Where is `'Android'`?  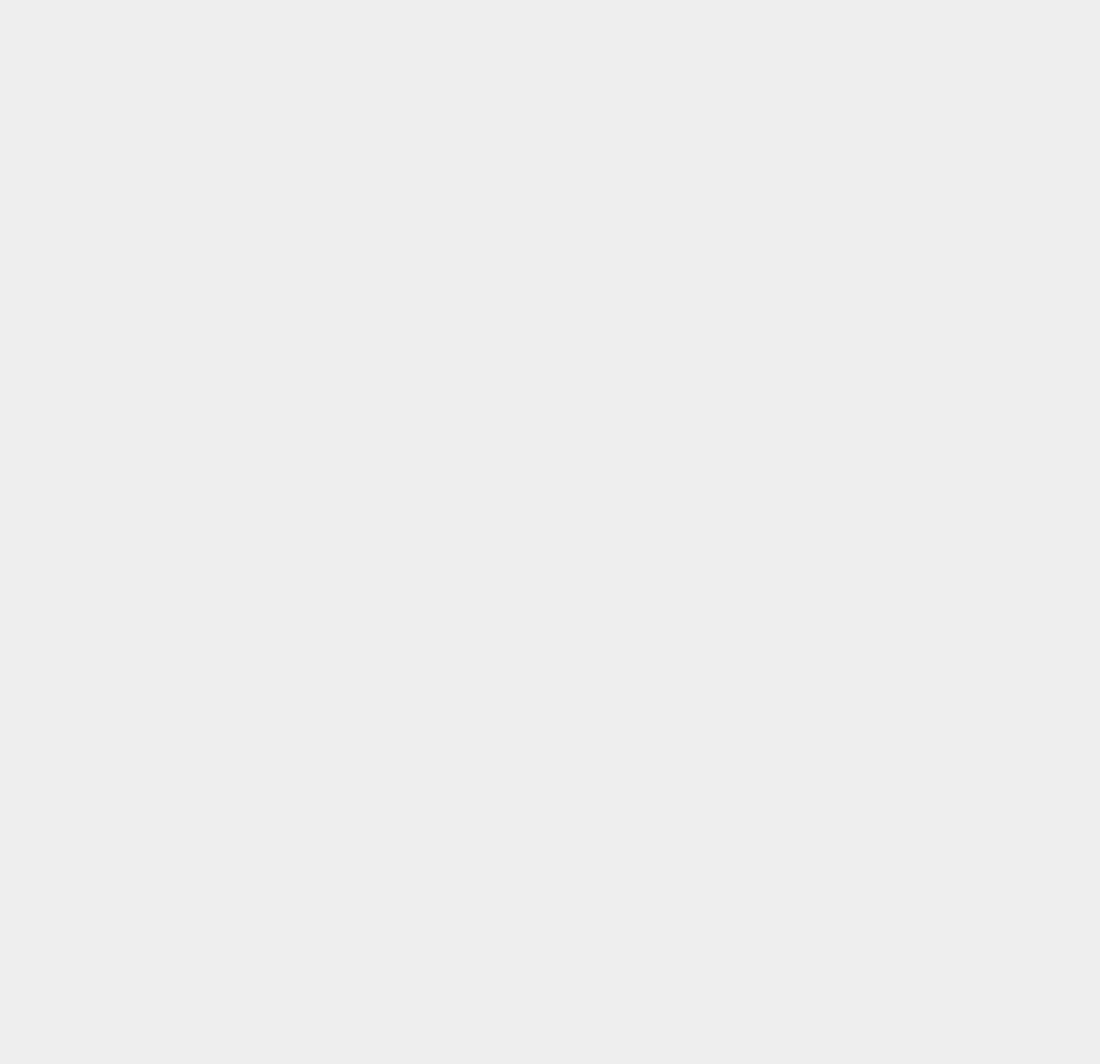
'Android' is located at coordinates (778, 622).